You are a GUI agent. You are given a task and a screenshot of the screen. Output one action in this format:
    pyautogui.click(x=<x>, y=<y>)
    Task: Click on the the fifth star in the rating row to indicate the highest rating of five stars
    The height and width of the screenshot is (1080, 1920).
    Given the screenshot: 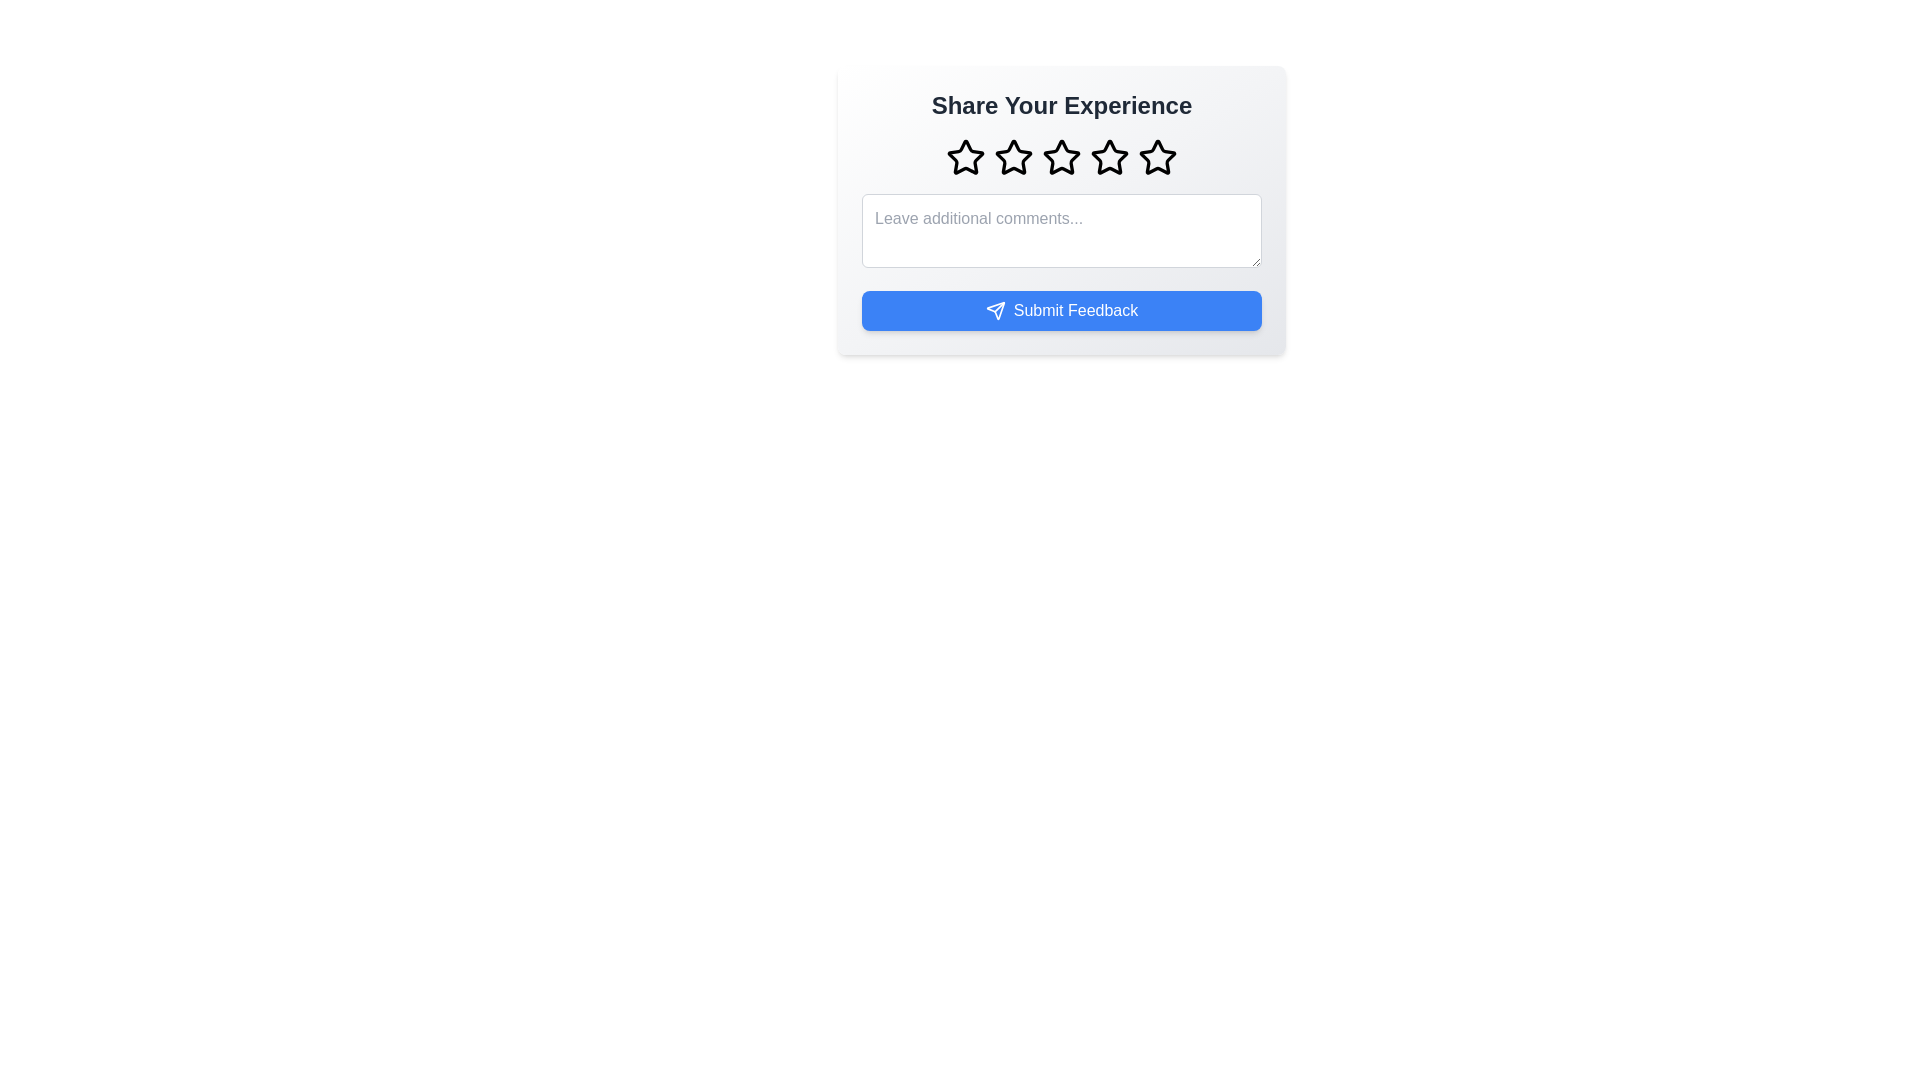 What is the action you would take?
    pyautogui.click(x=1157, y=157)
    